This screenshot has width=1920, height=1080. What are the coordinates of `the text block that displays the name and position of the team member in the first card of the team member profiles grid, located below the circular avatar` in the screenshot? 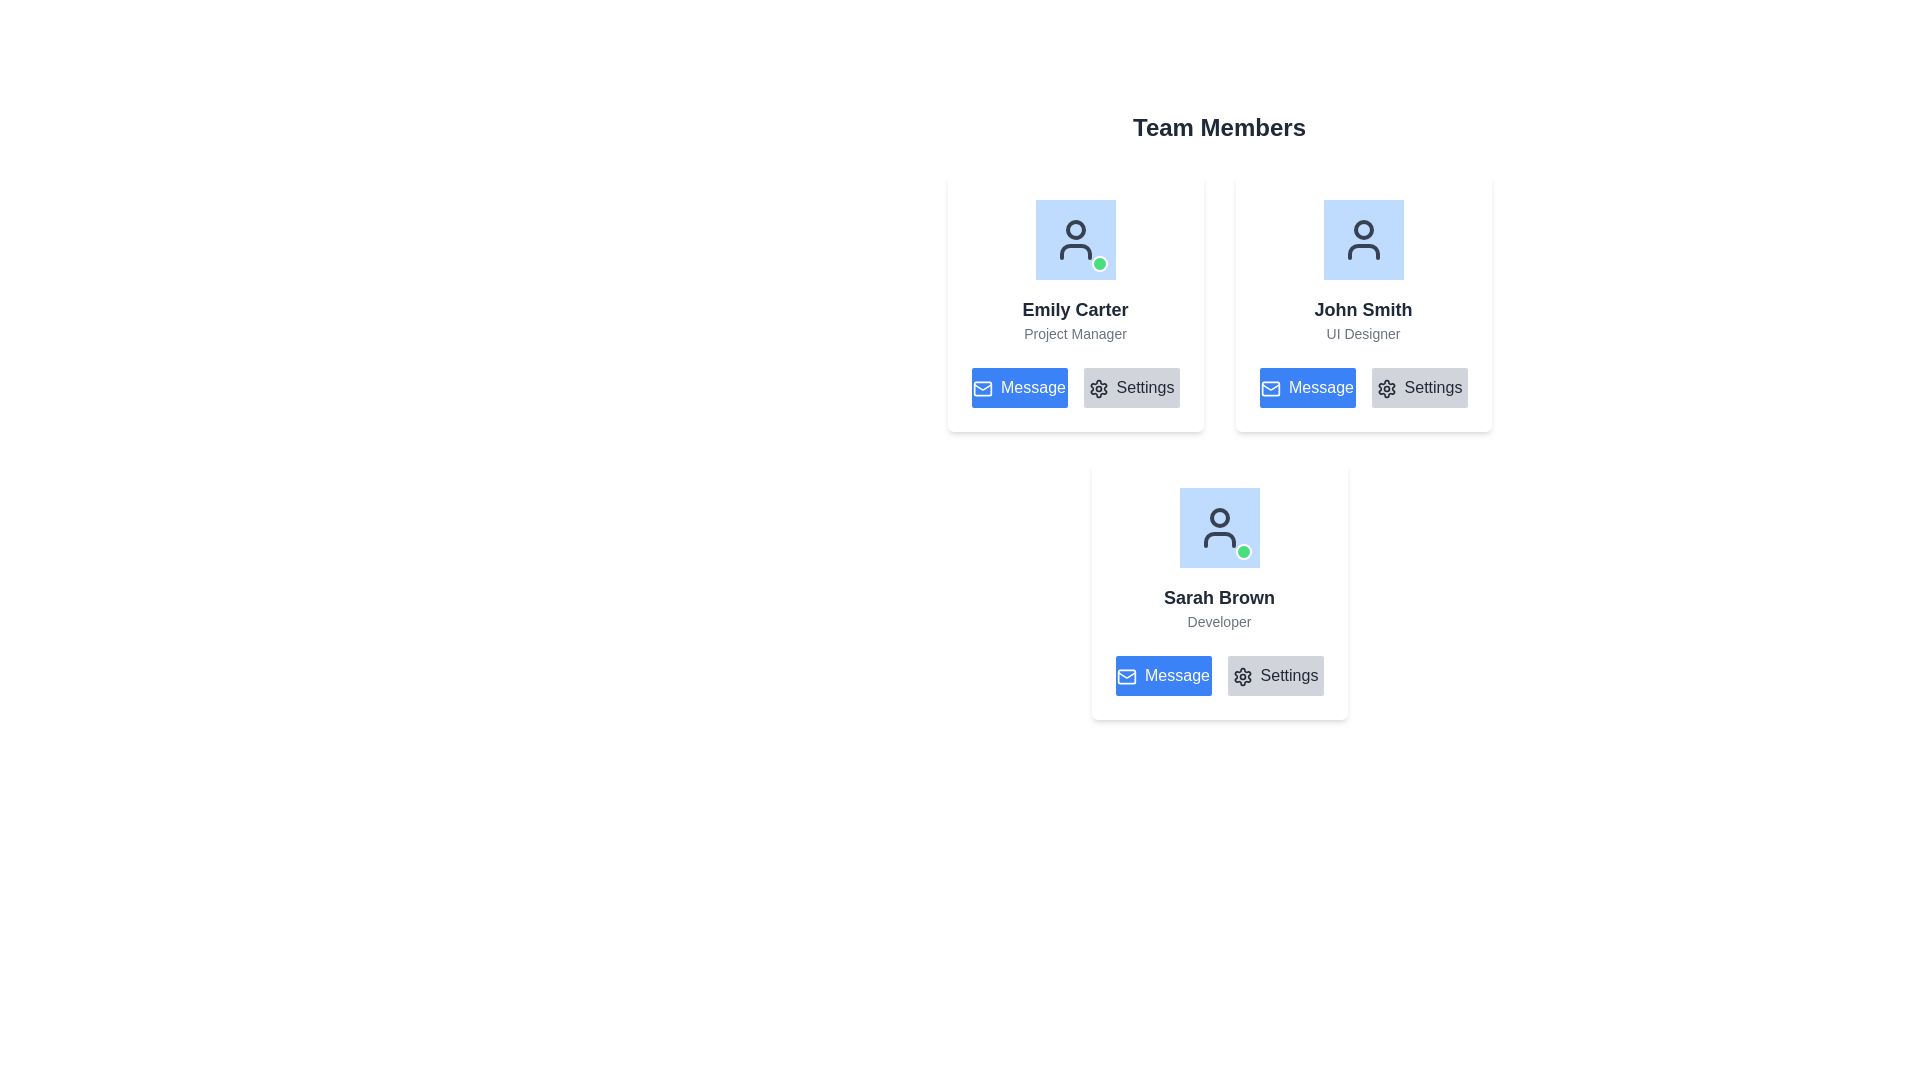 It's located at (1074, 319).